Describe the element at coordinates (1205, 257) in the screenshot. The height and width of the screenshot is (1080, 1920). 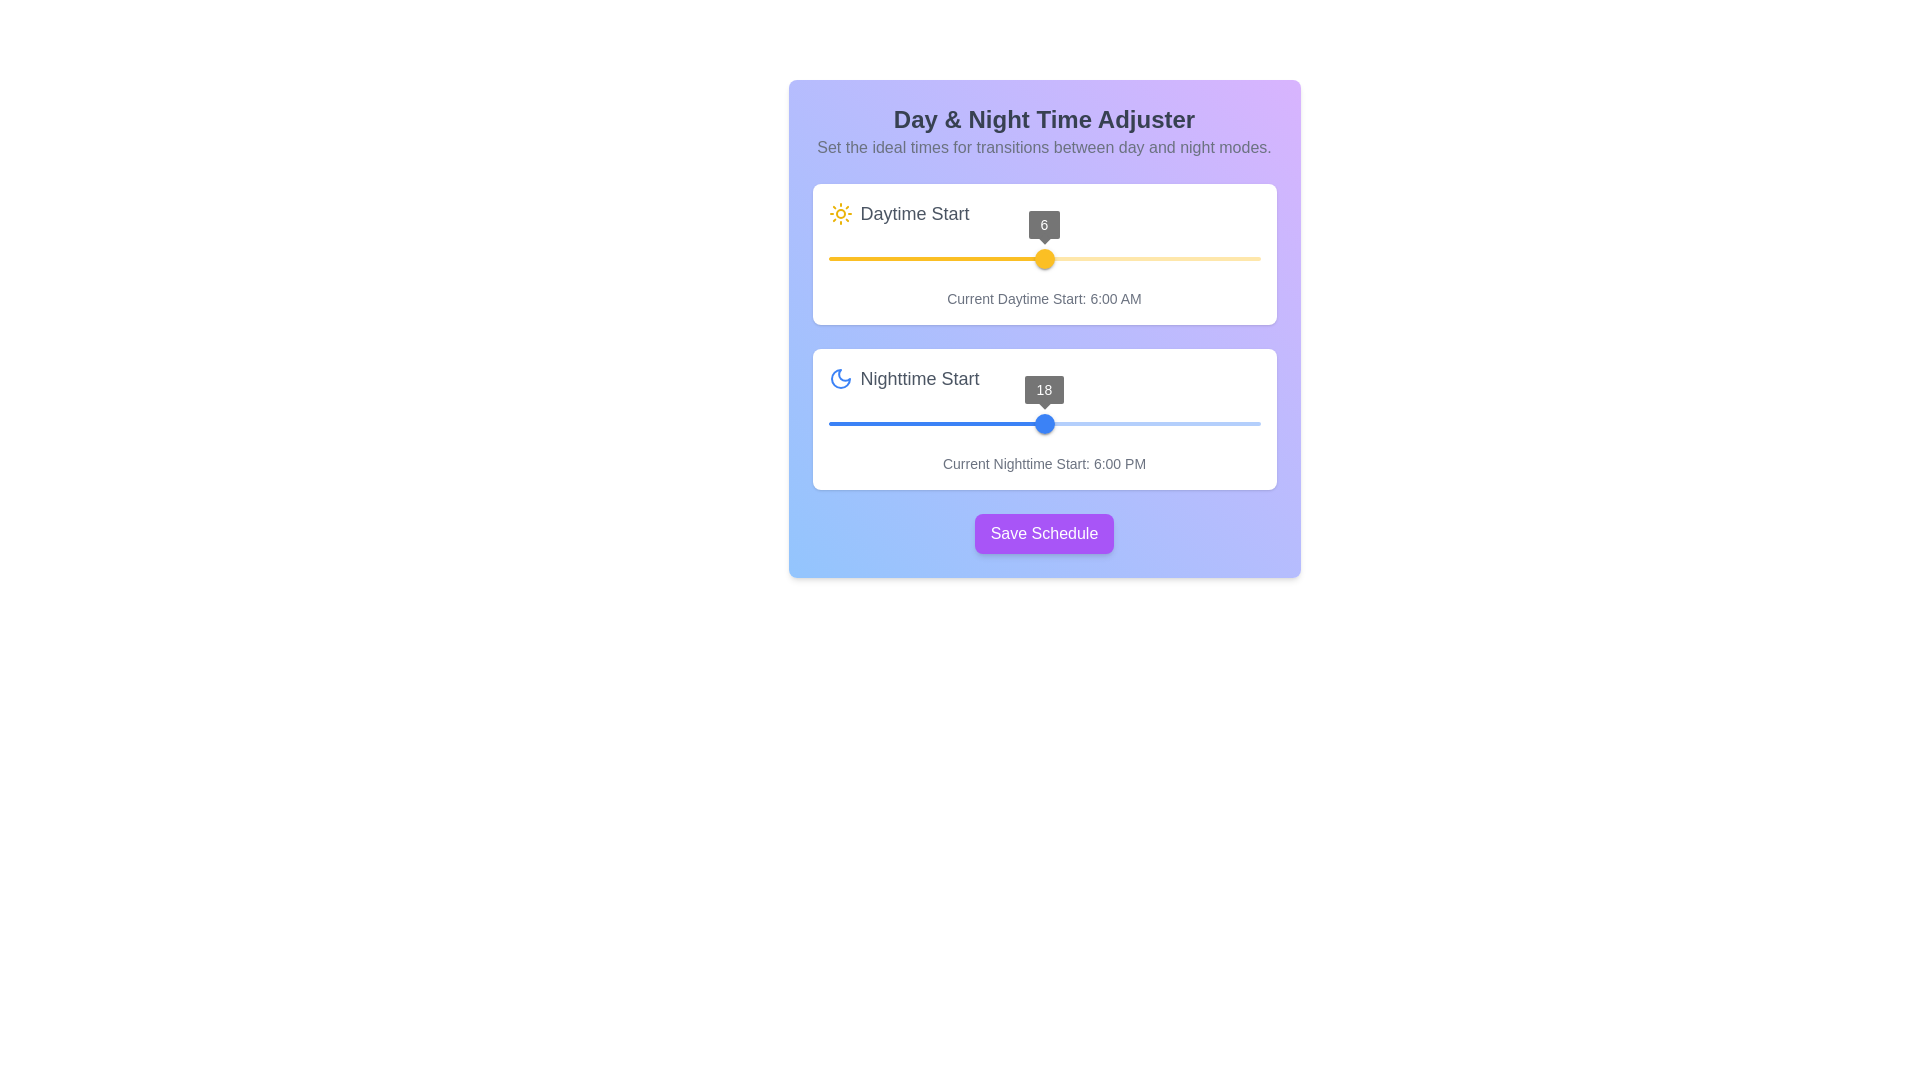
I see `the daytime start` at that location.